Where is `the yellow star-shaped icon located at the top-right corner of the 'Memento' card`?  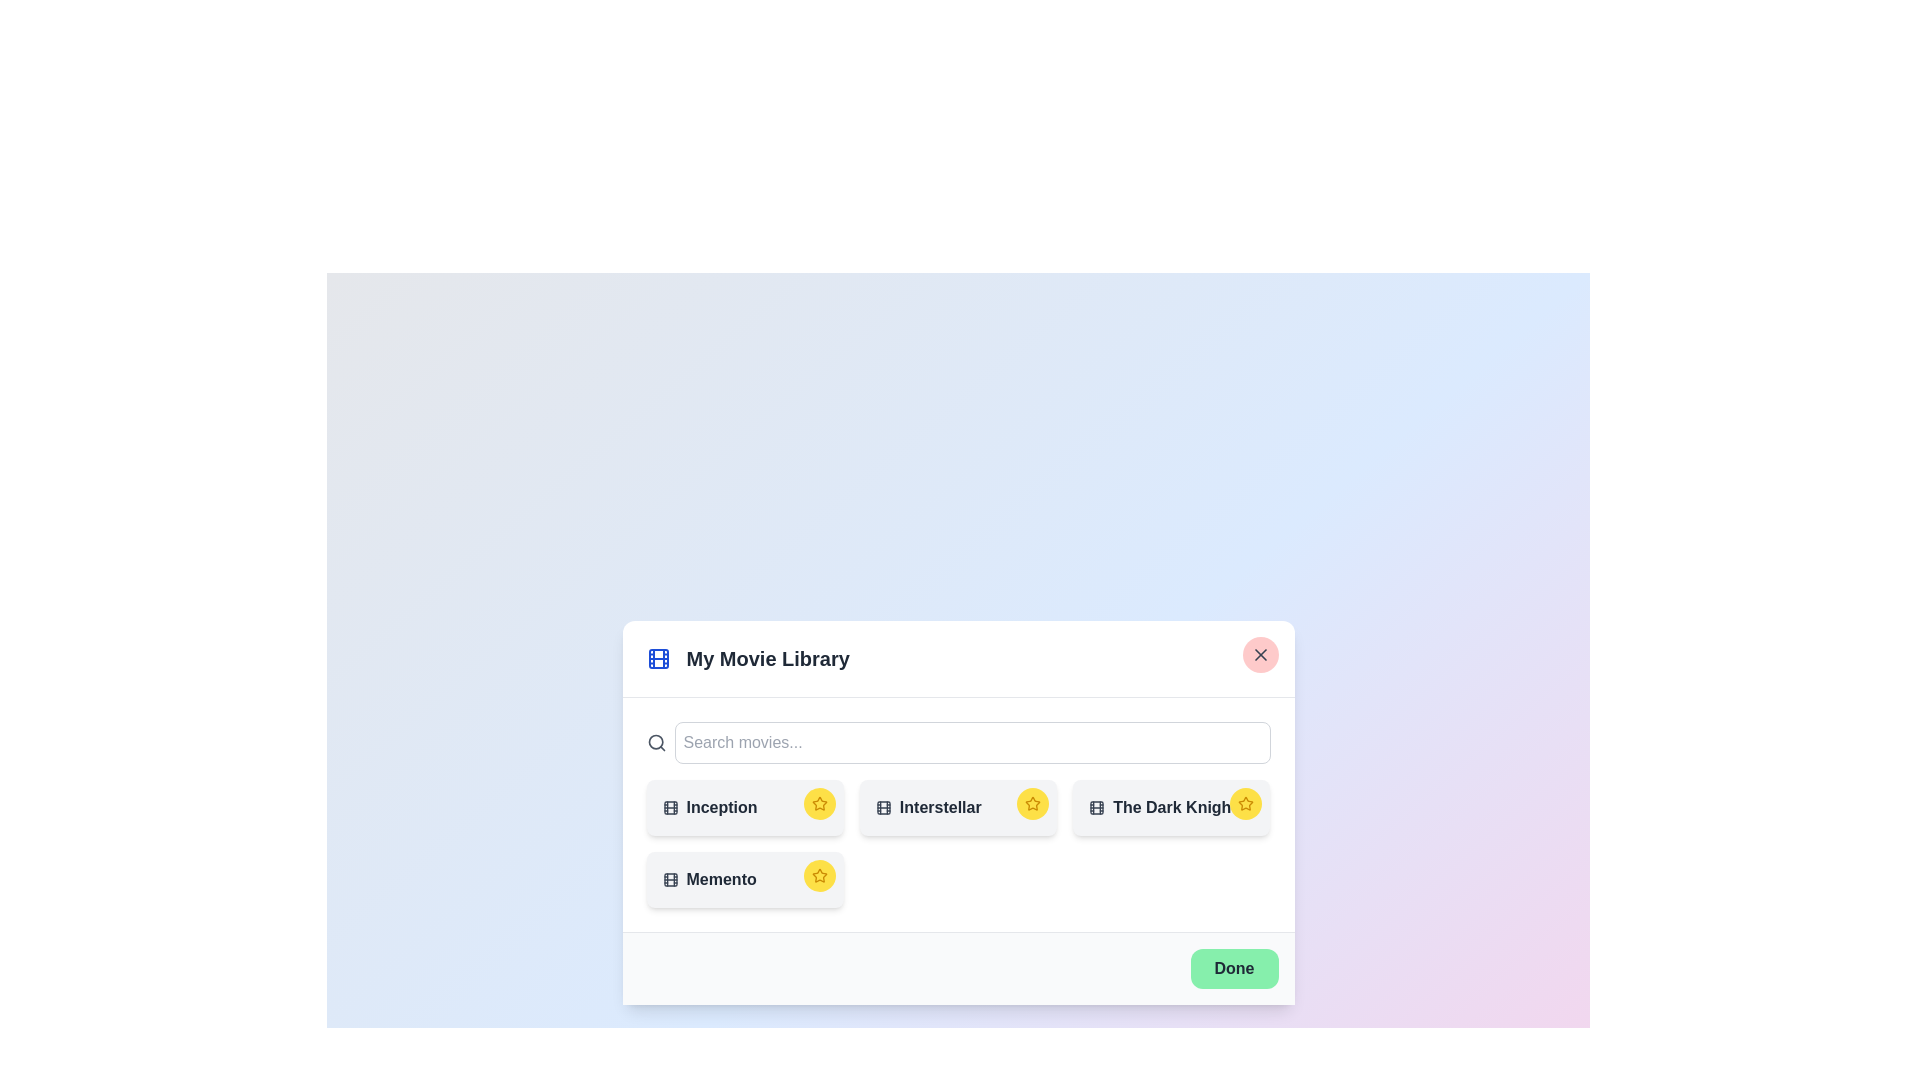 the yellow star-shaped icon located at the top-right corner of the 'Memento' card is located at coordinates (819, 874).